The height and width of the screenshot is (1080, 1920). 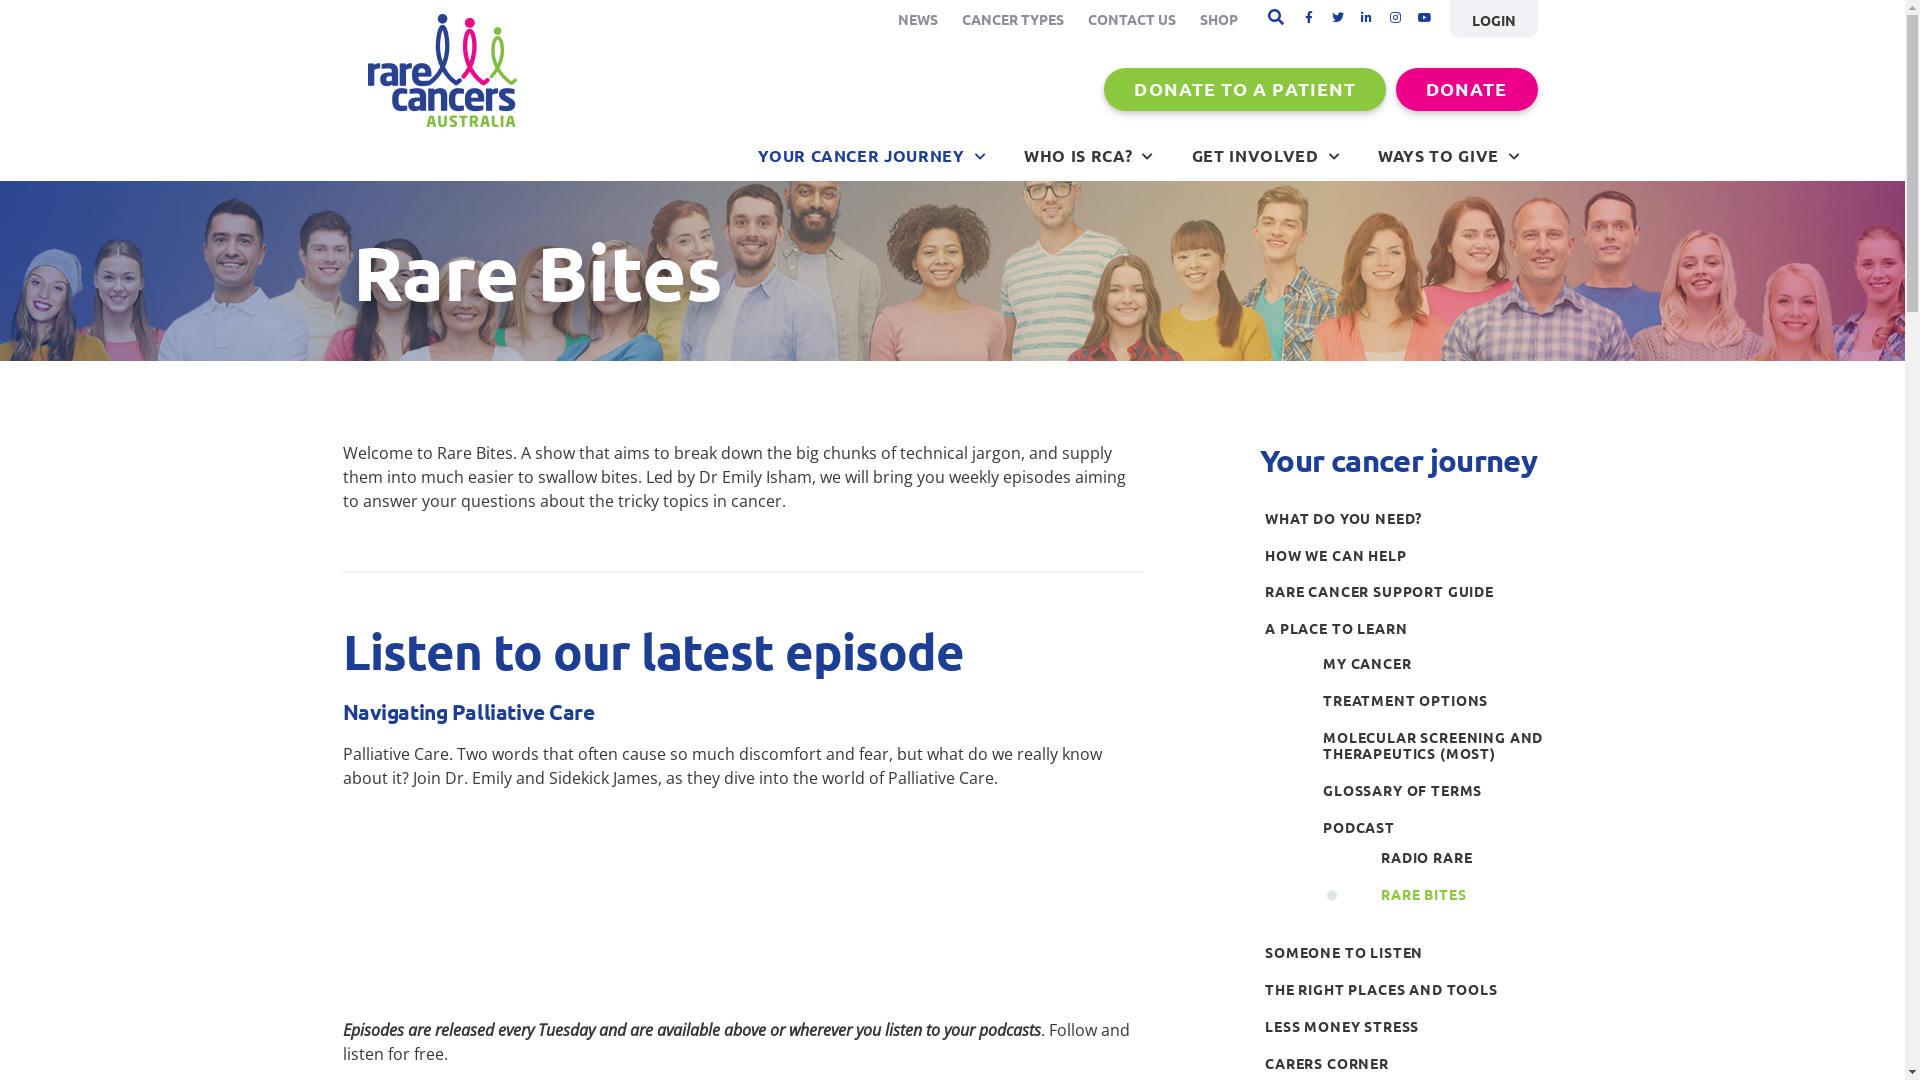 I want to click on 'SHOP', so click(x=1218, y=19).